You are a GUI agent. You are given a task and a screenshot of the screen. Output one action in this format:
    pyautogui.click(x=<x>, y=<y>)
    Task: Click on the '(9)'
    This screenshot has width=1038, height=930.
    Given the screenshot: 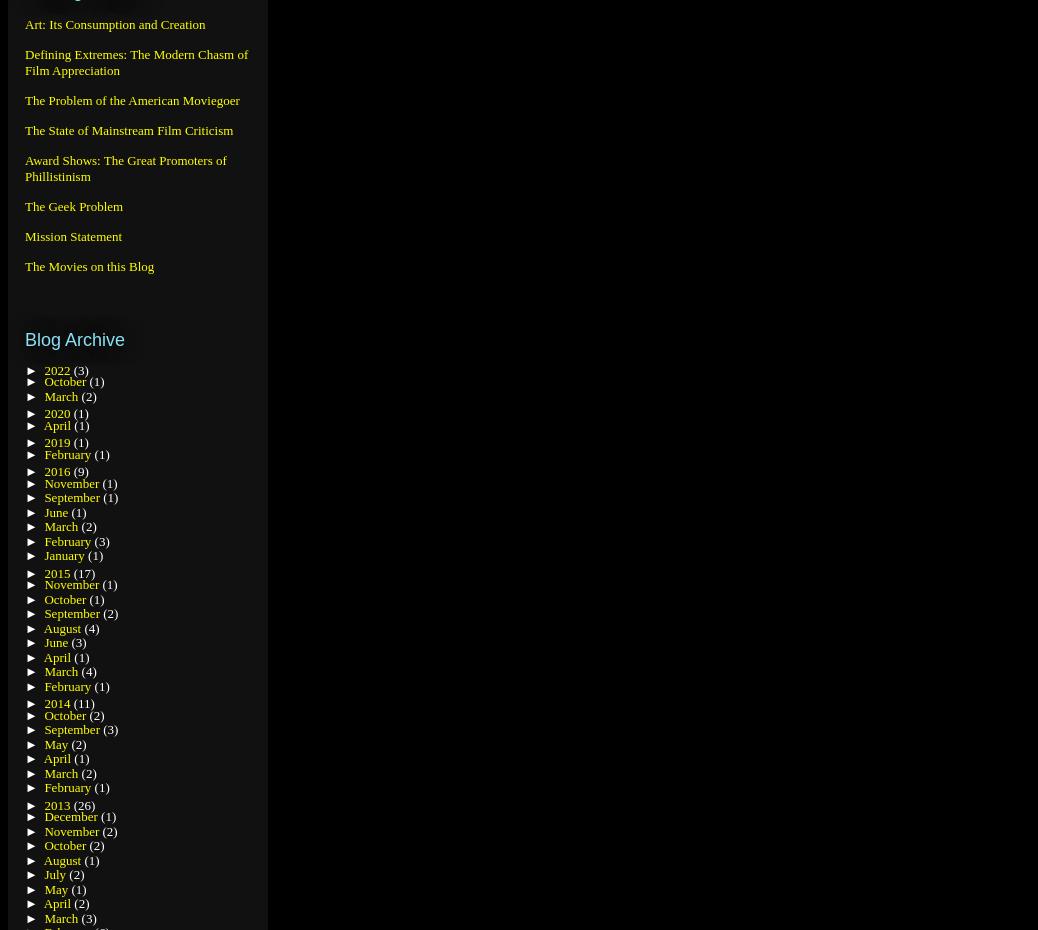 What is the action you would take?
    pyautogui.click(x=79, y=470)
    